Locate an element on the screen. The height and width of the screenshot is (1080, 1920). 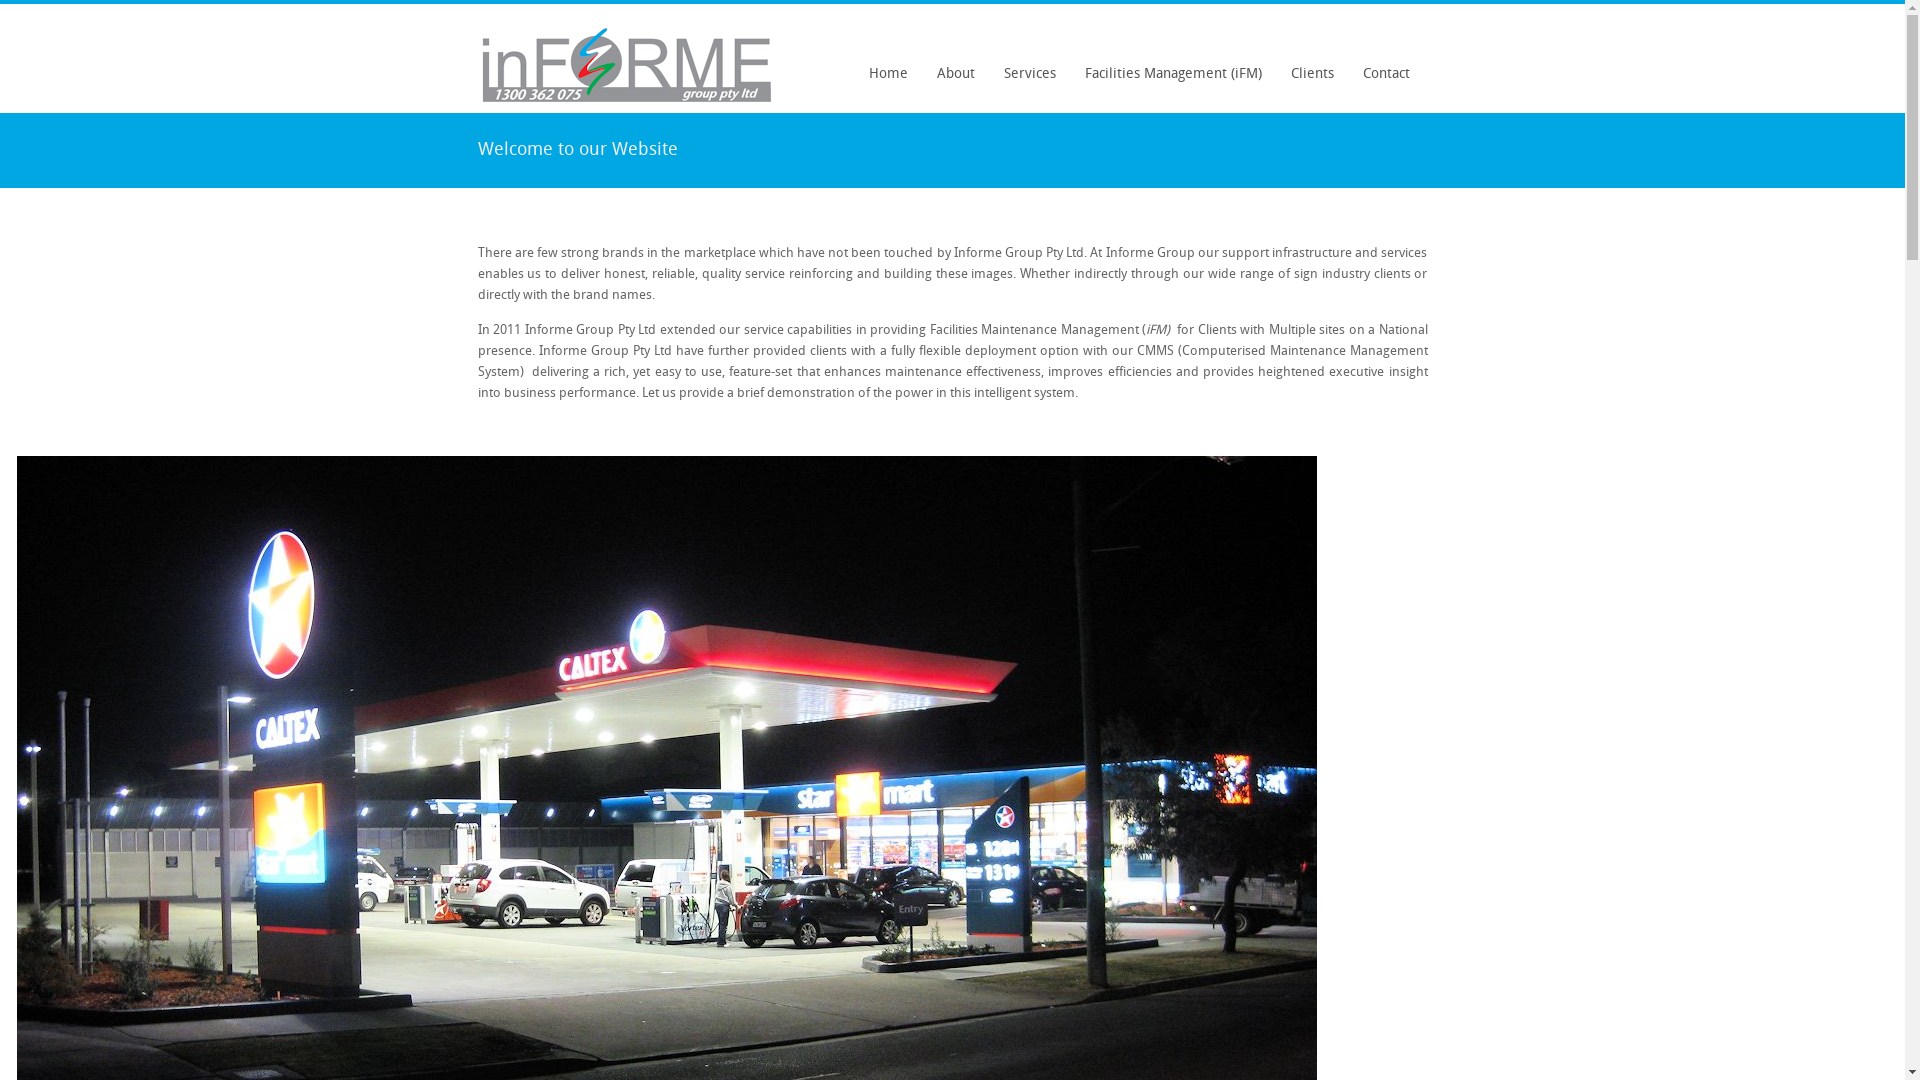
'Facilities Management (iFM)' is located at coordinates (1073, 73).